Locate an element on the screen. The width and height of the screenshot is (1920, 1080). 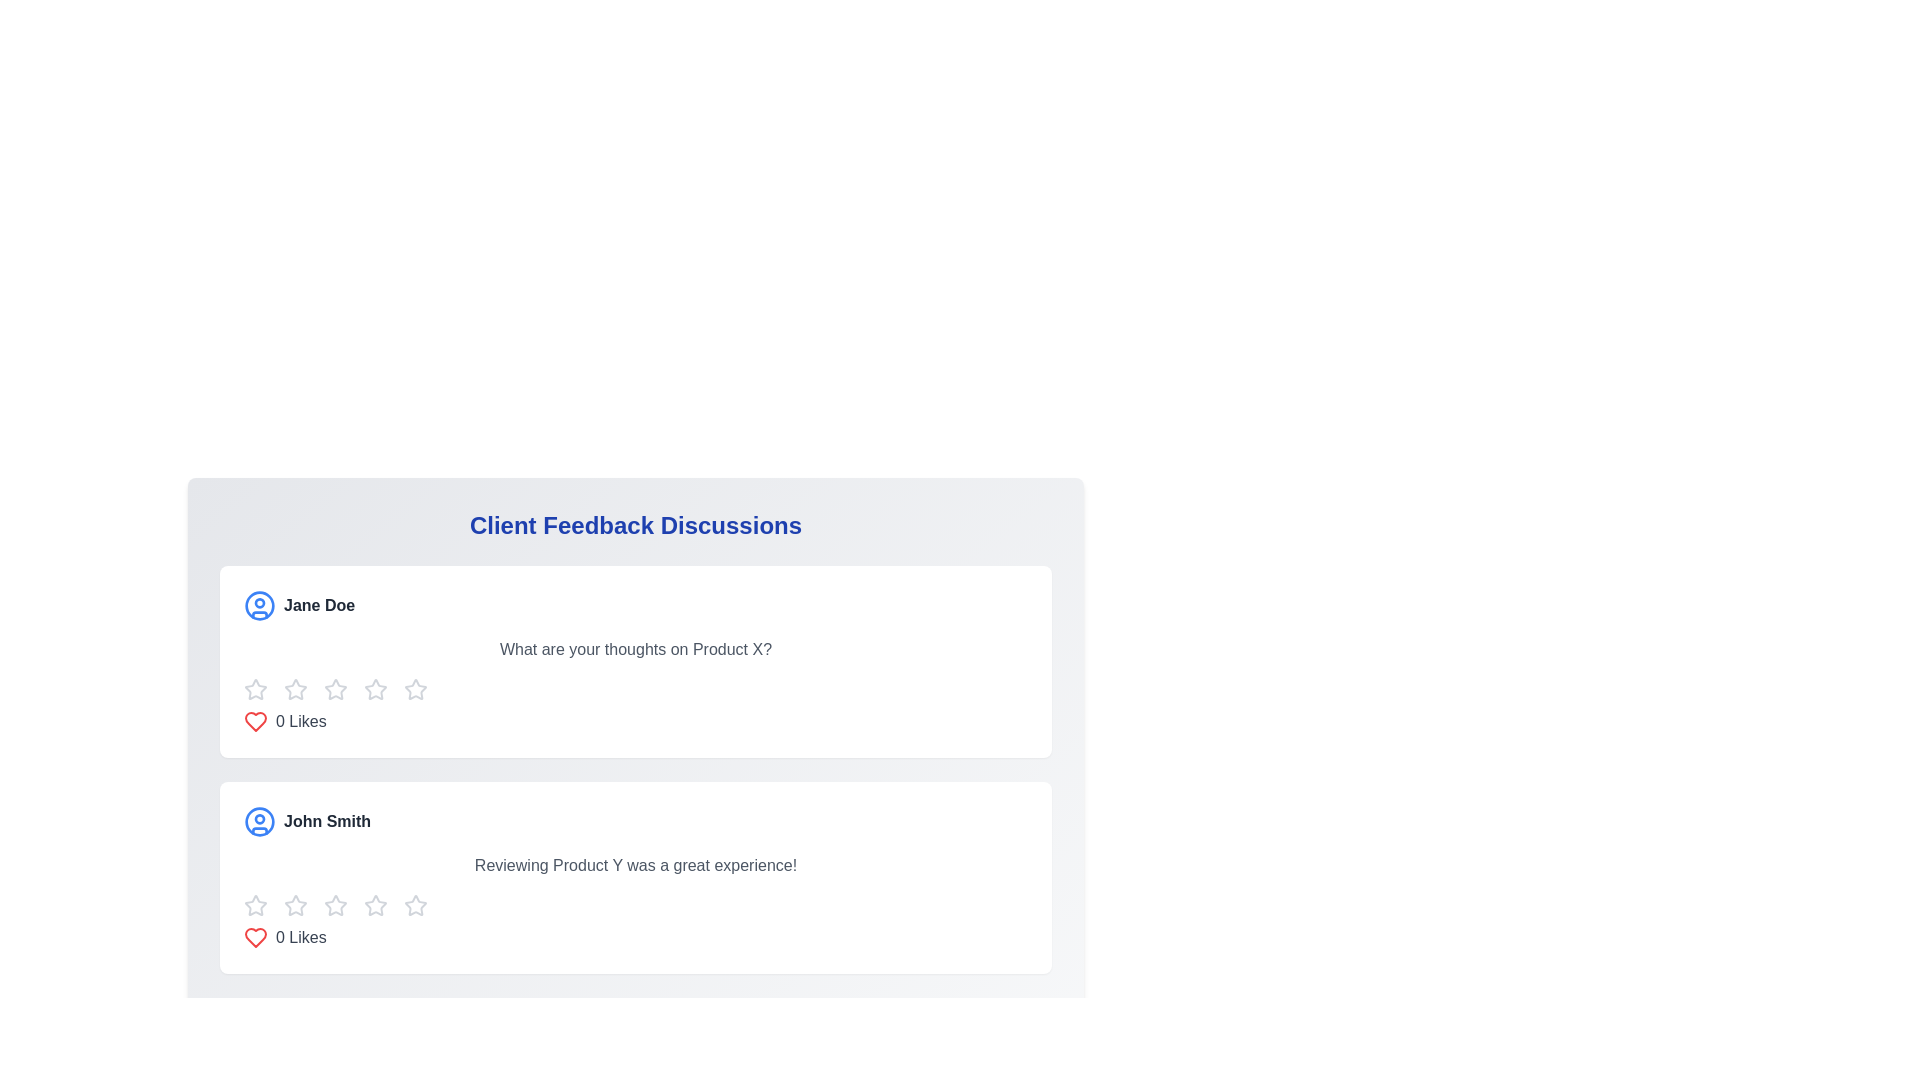
the second star icon in the rating section below 'John Smith' to allow the user to select a rating is located at coordinates (295, 905).